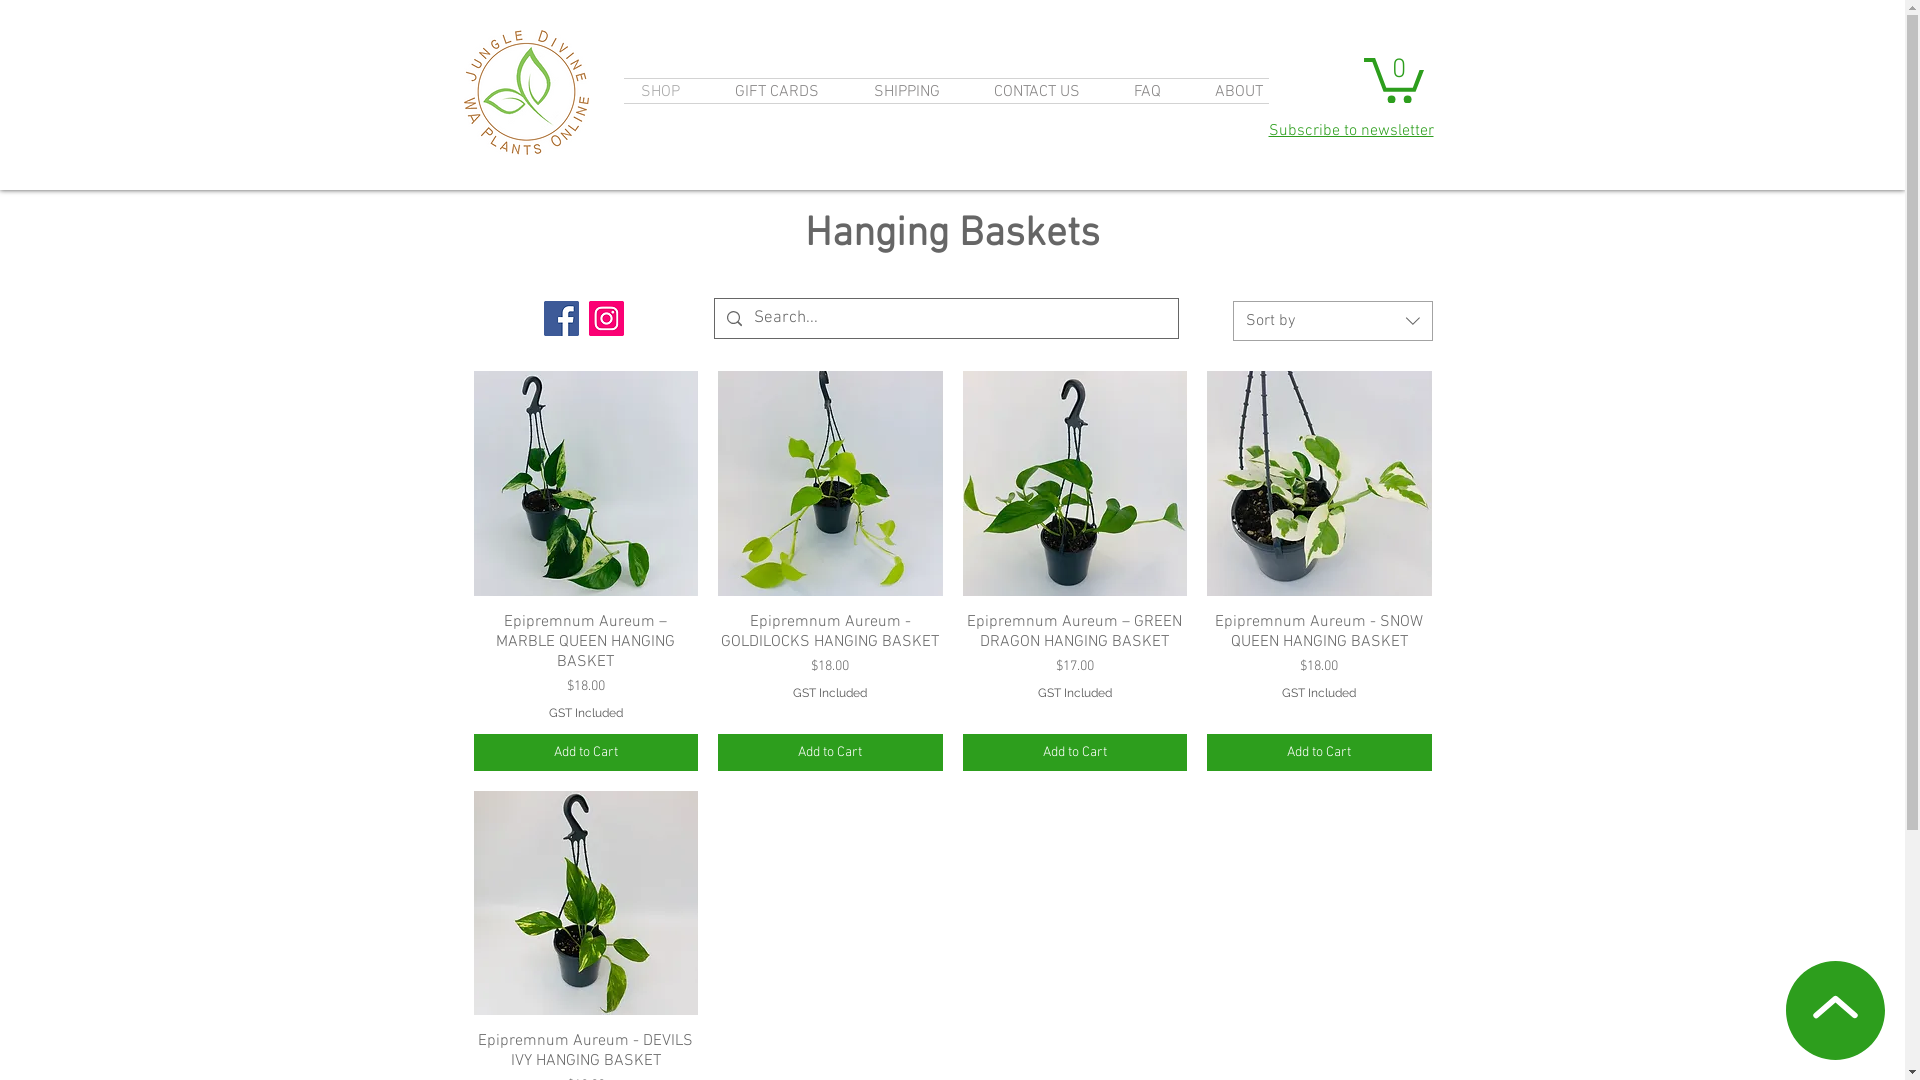 The image size is (1920, 1080). Describe the element at coordinates (1392, 76) in the screenshot. I see `'0'` at that location.